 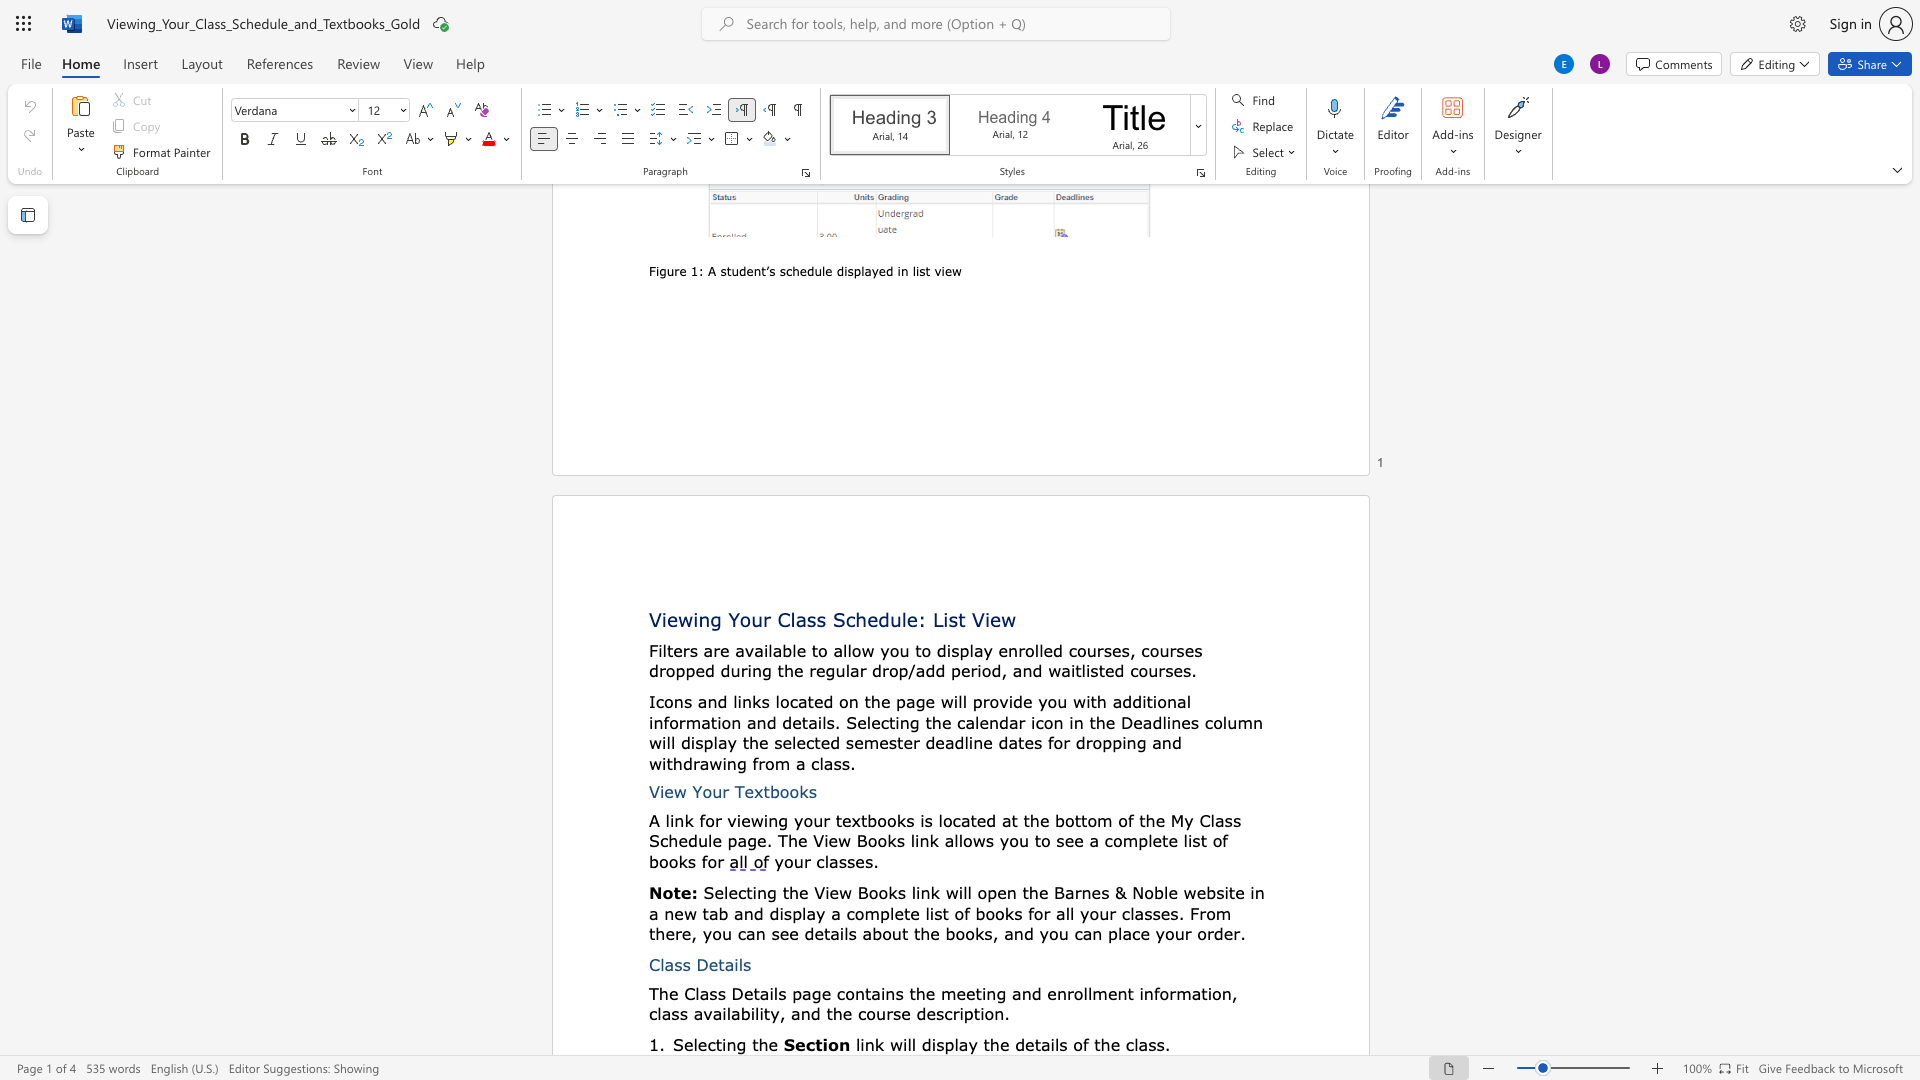 I want to click on the 1th character "s" in the text, so click(x=812, y=790).